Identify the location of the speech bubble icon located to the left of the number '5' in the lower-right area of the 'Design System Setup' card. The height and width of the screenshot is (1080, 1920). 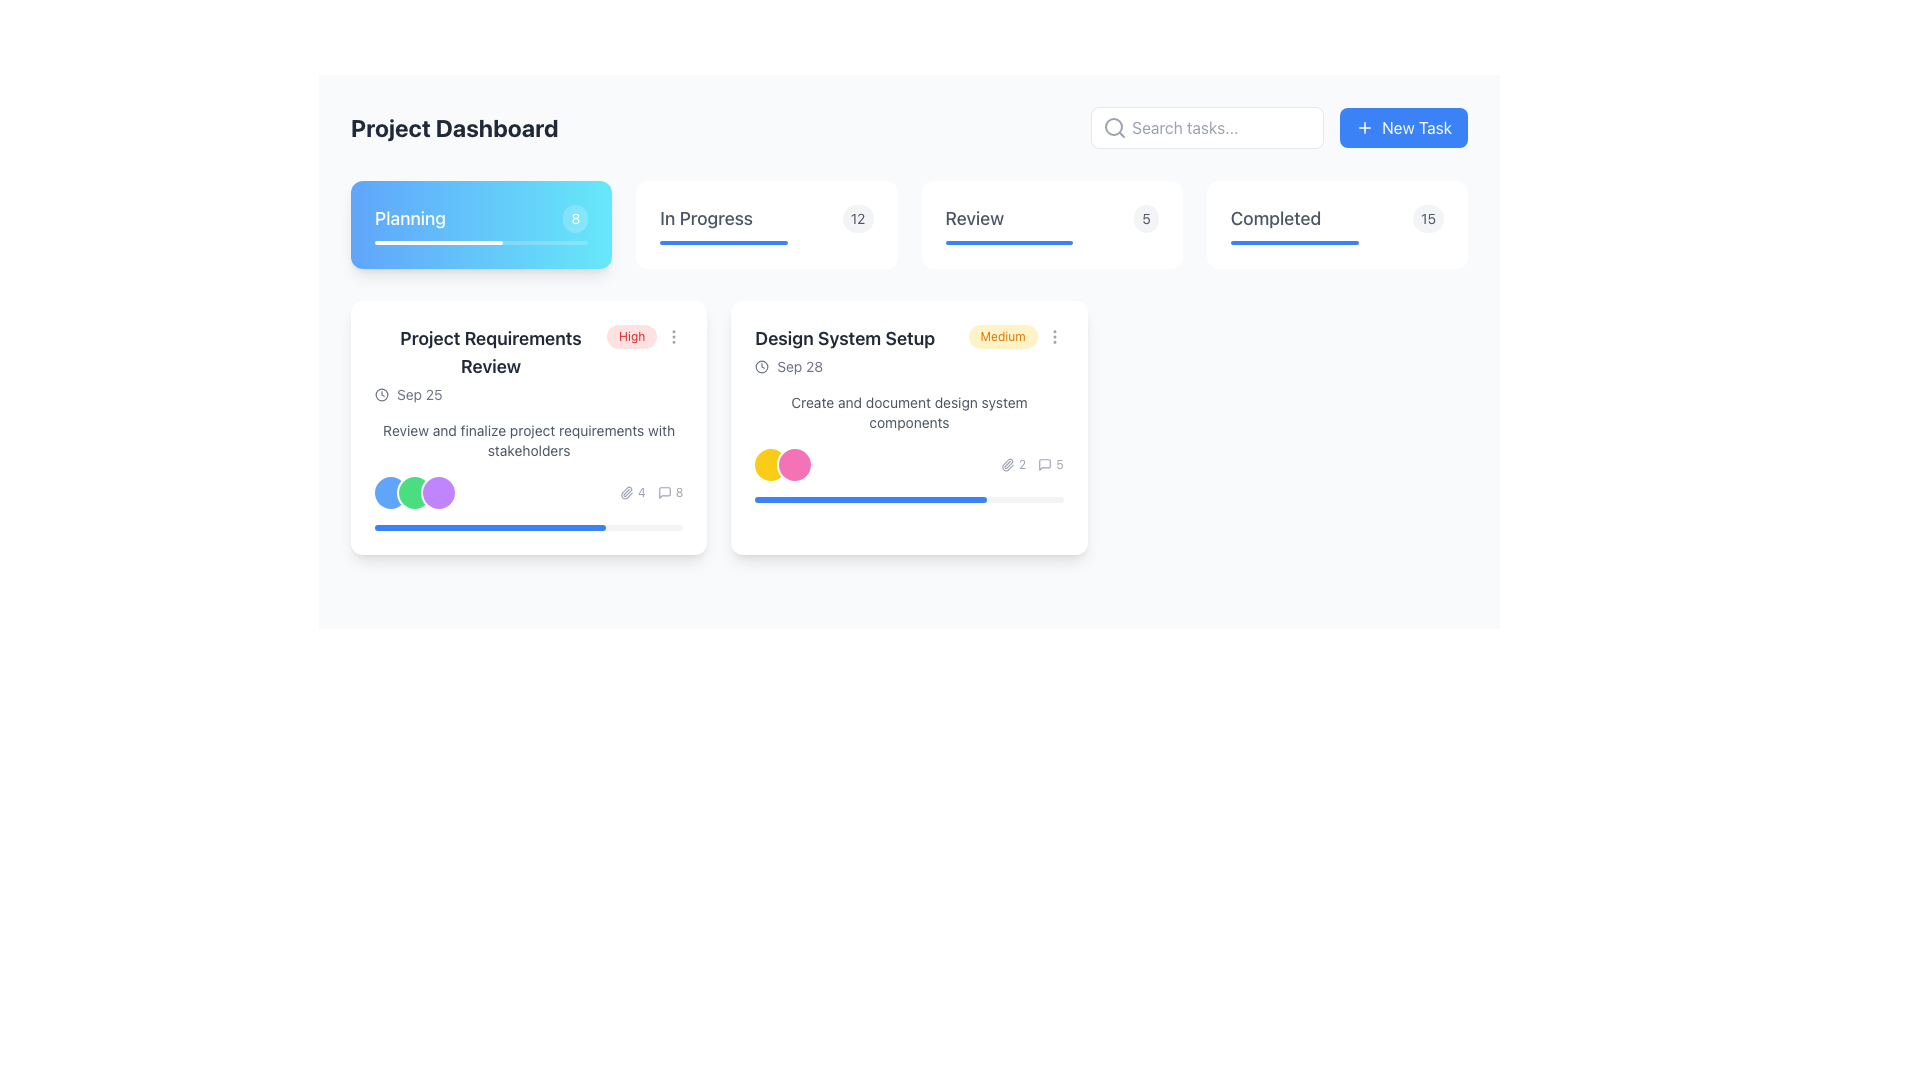
(1044, 465).